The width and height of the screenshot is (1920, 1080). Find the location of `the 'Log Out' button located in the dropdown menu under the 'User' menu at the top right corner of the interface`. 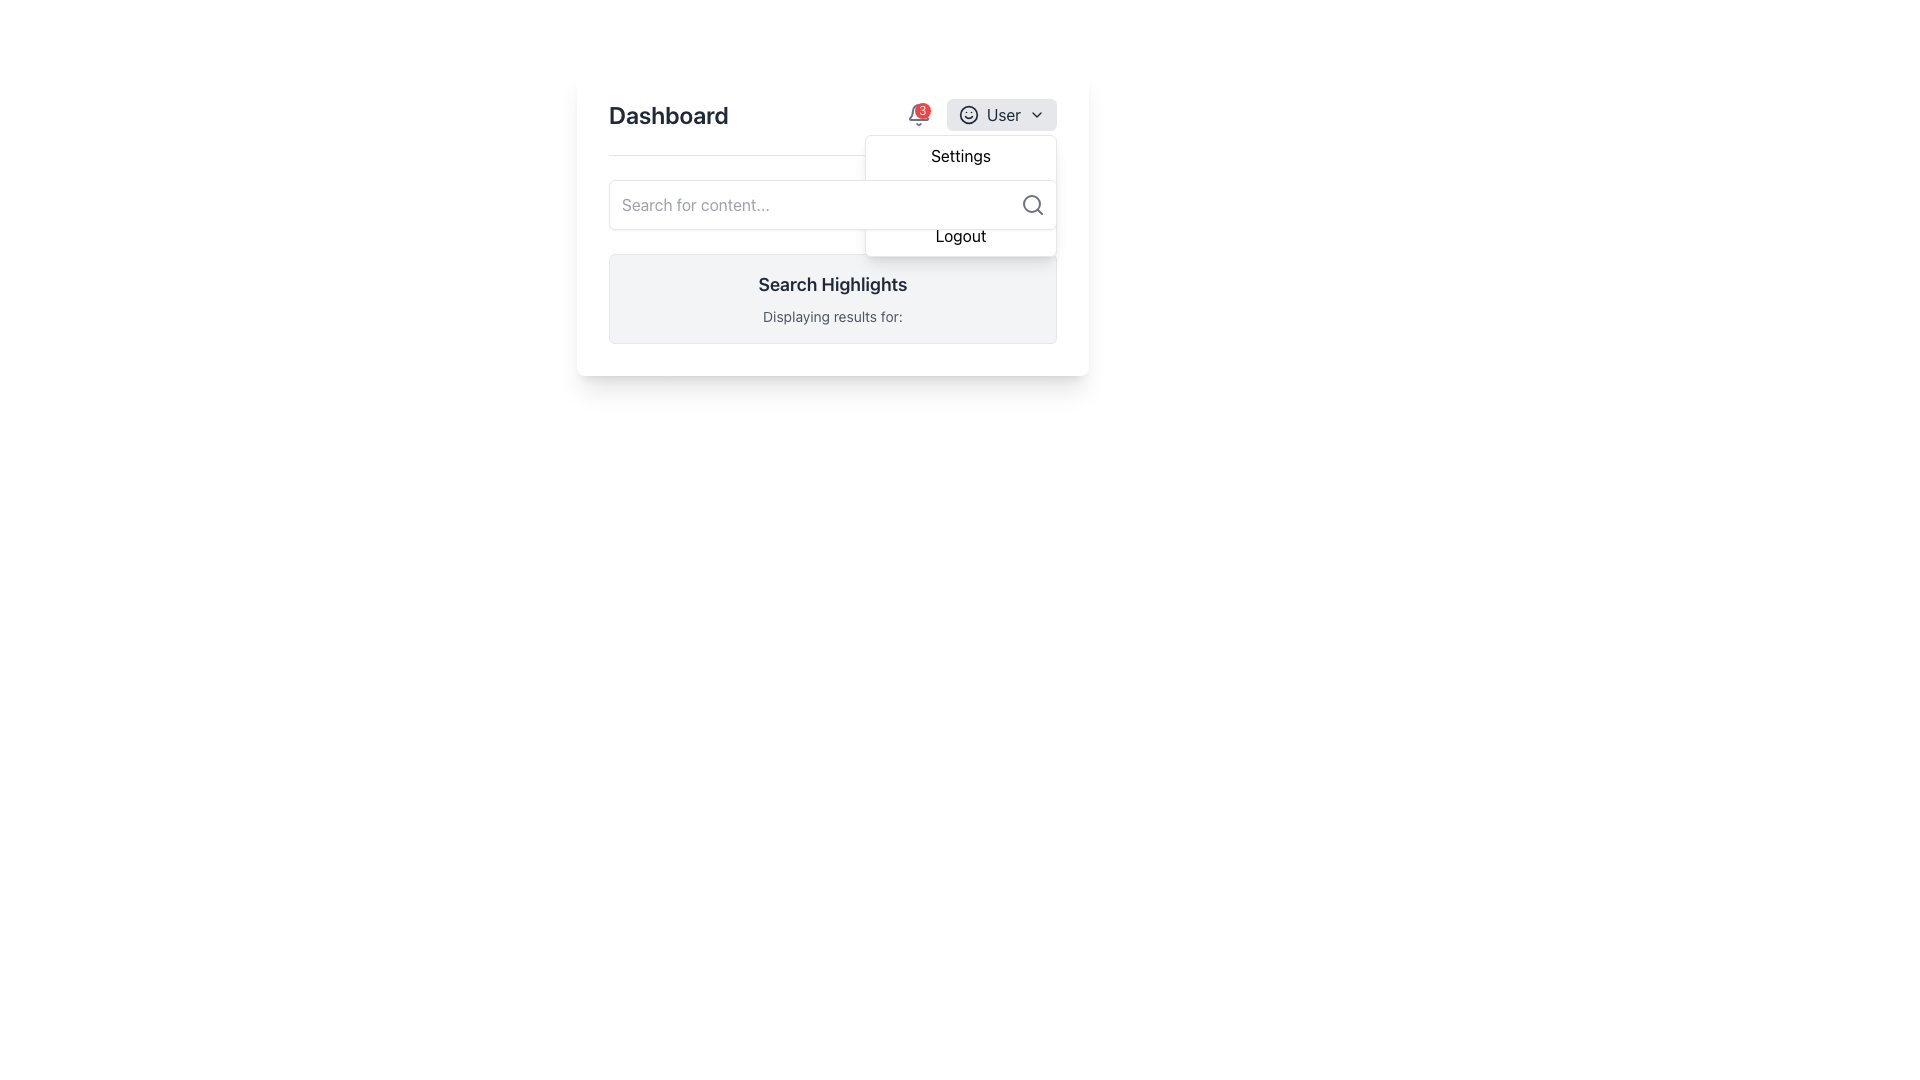

the 'Log Out' button located in the dropdown menu under the 'User' menu at the top right corner of the interface is located at coordinates (960, 234).